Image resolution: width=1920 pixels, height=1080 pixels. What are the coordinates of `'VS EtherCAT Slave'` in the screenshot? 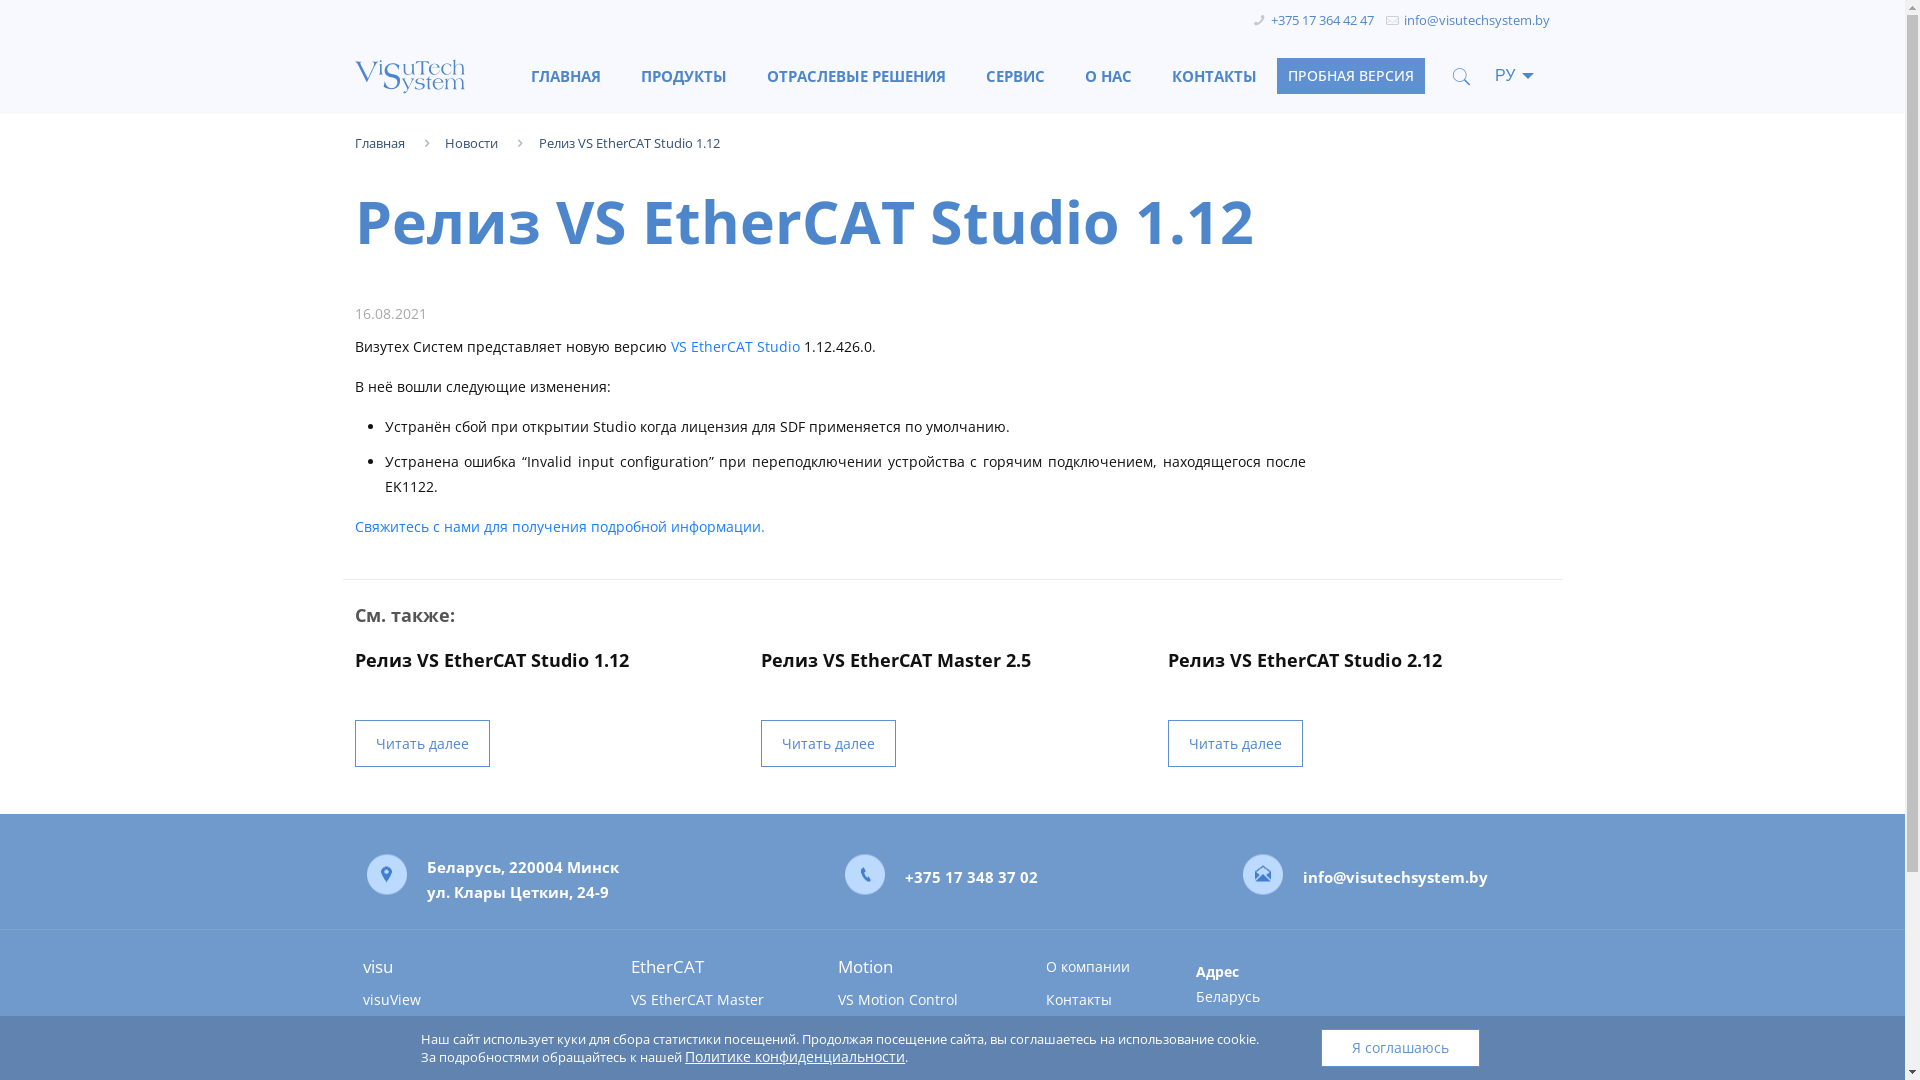 It's located at (711, 1032).